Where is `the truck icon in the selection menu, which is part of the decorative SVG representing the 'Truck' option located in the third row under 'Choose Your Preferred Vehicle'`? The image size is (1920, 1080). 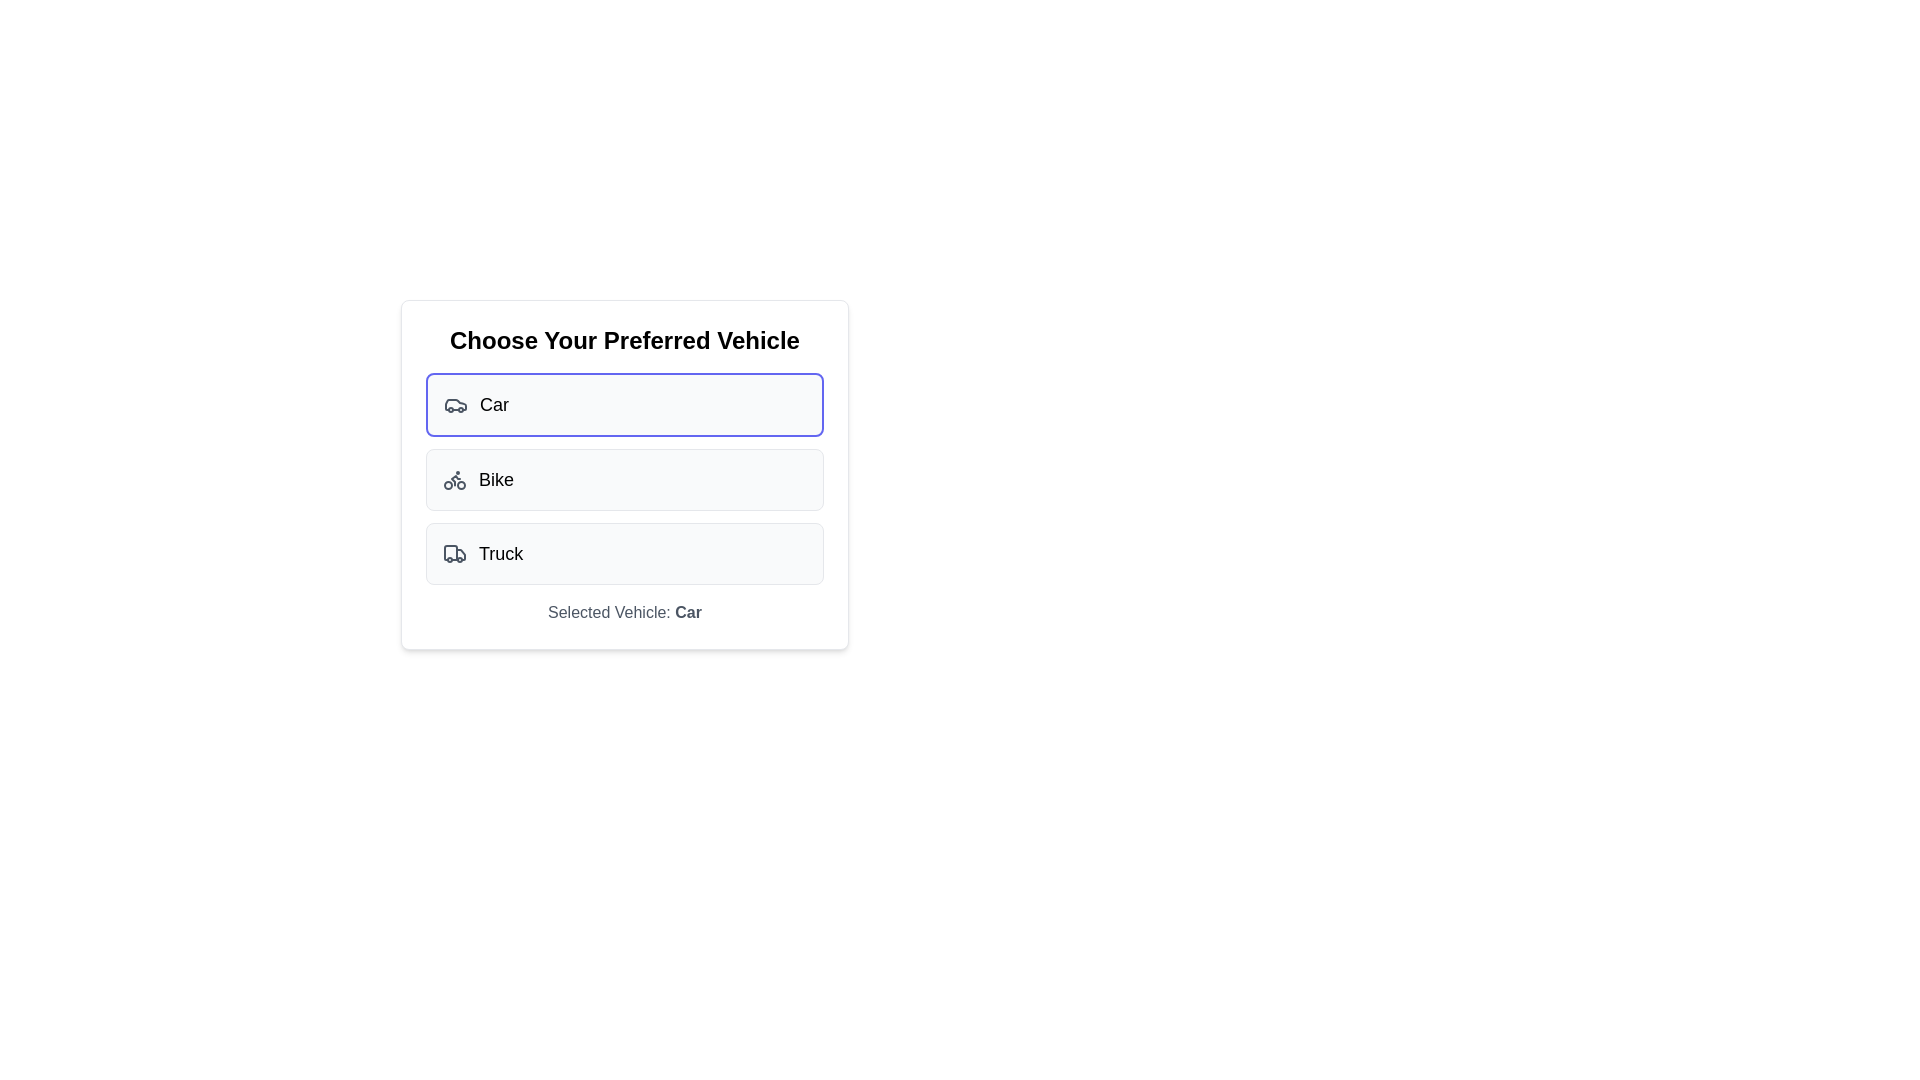 the truck icon in the selection menu, which is part of the decorative SVG representing the 'Truck' option located in the third row under 'Choose Your Preferred Vehicle' is located at coordinates (450, 552).